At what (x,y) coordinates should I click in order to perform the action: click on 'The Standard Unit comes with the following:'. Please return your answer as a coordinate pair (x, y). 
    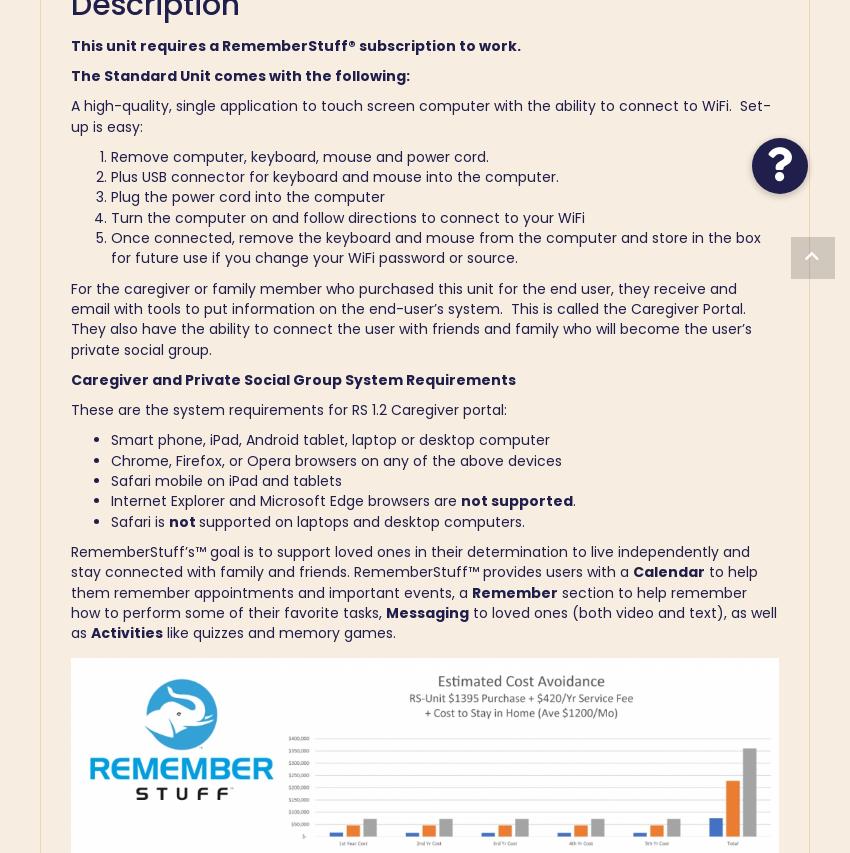
    Looking at the image, I should click on (70, 73).